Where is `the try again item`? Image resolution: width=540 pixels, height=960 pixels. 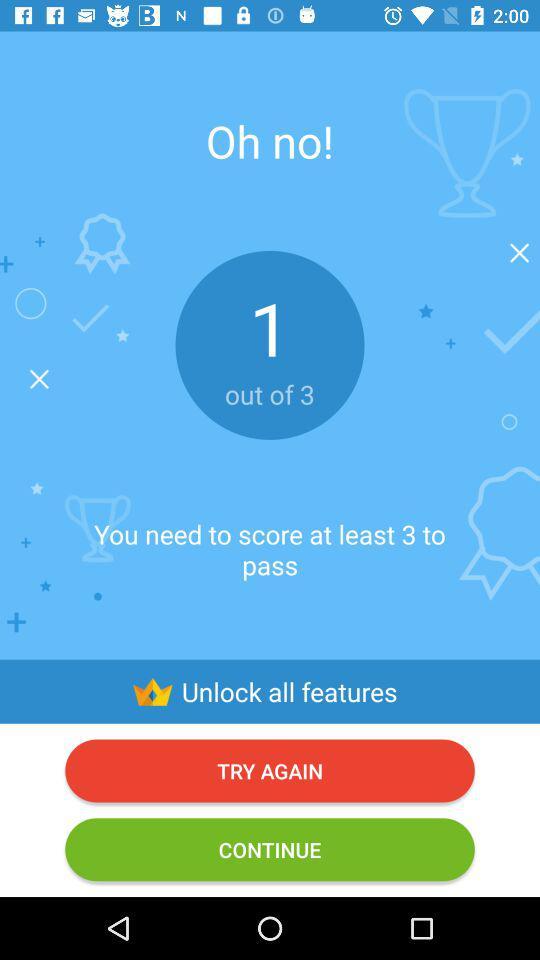
the try again item is located at coordinates (270, 769).